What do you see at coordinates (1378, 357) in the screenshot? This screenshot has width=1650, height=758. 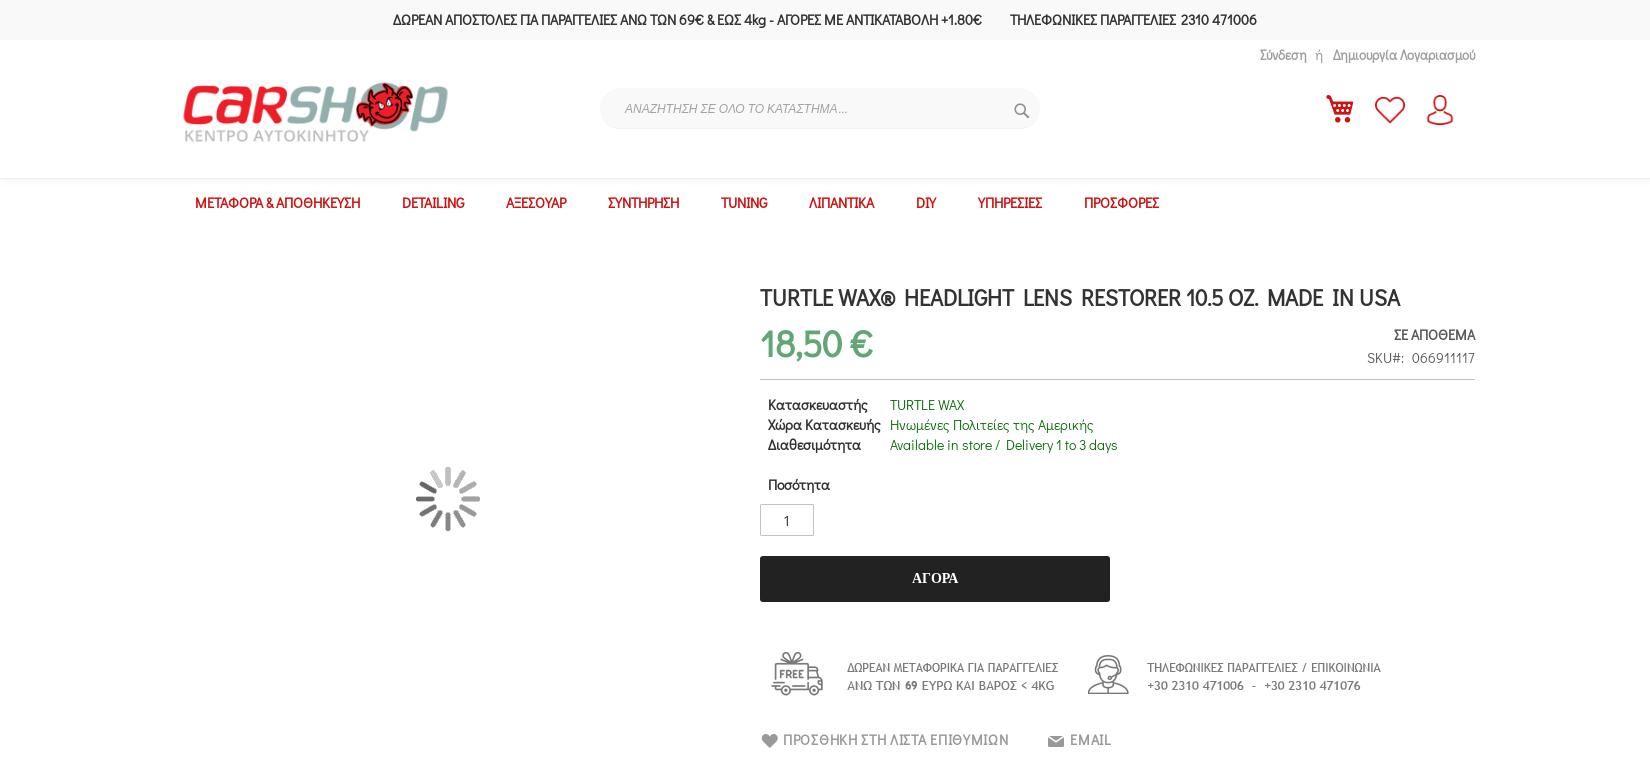 I see `'SKU'` at bounding box center [1378, 357].